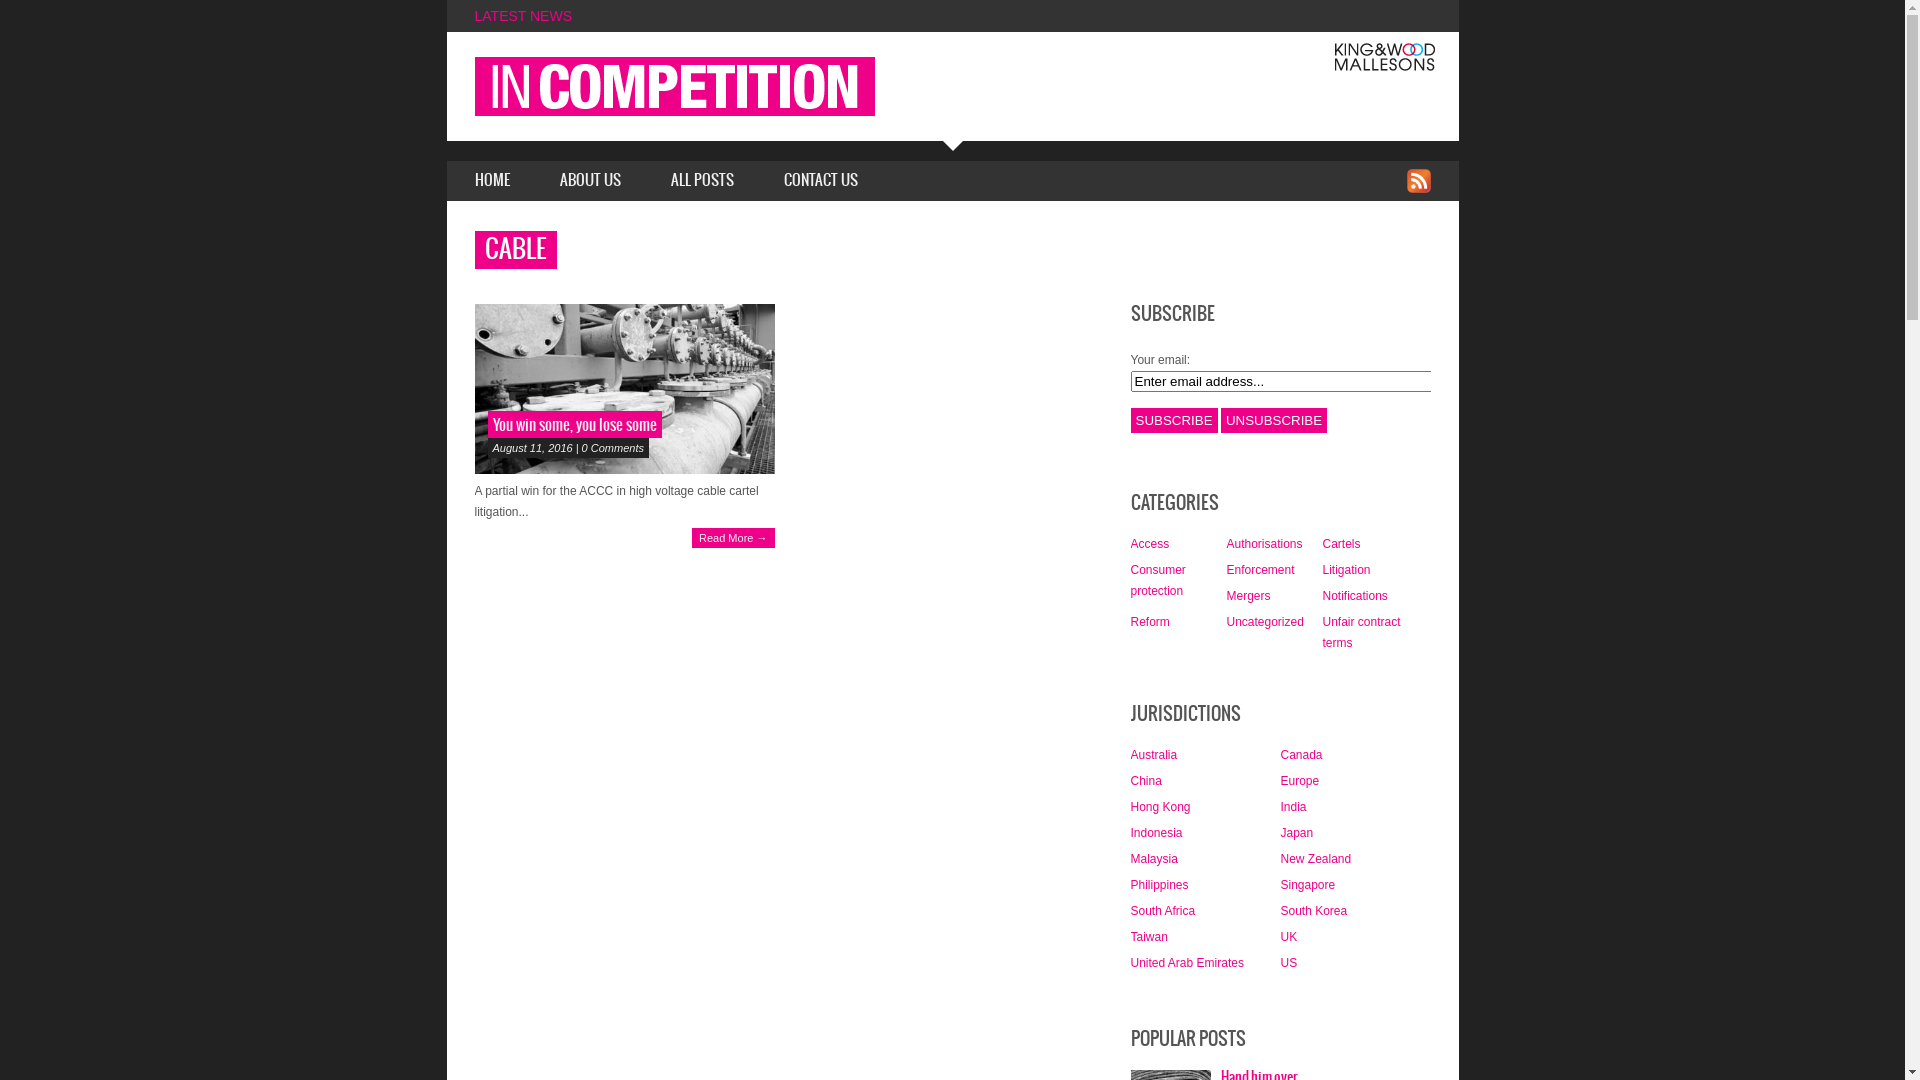 The height and width of the screenshot is (1080, 1920). Describe the element at coordinates (1153, 755) in the screenshot. I see `'Australia'` at that location.